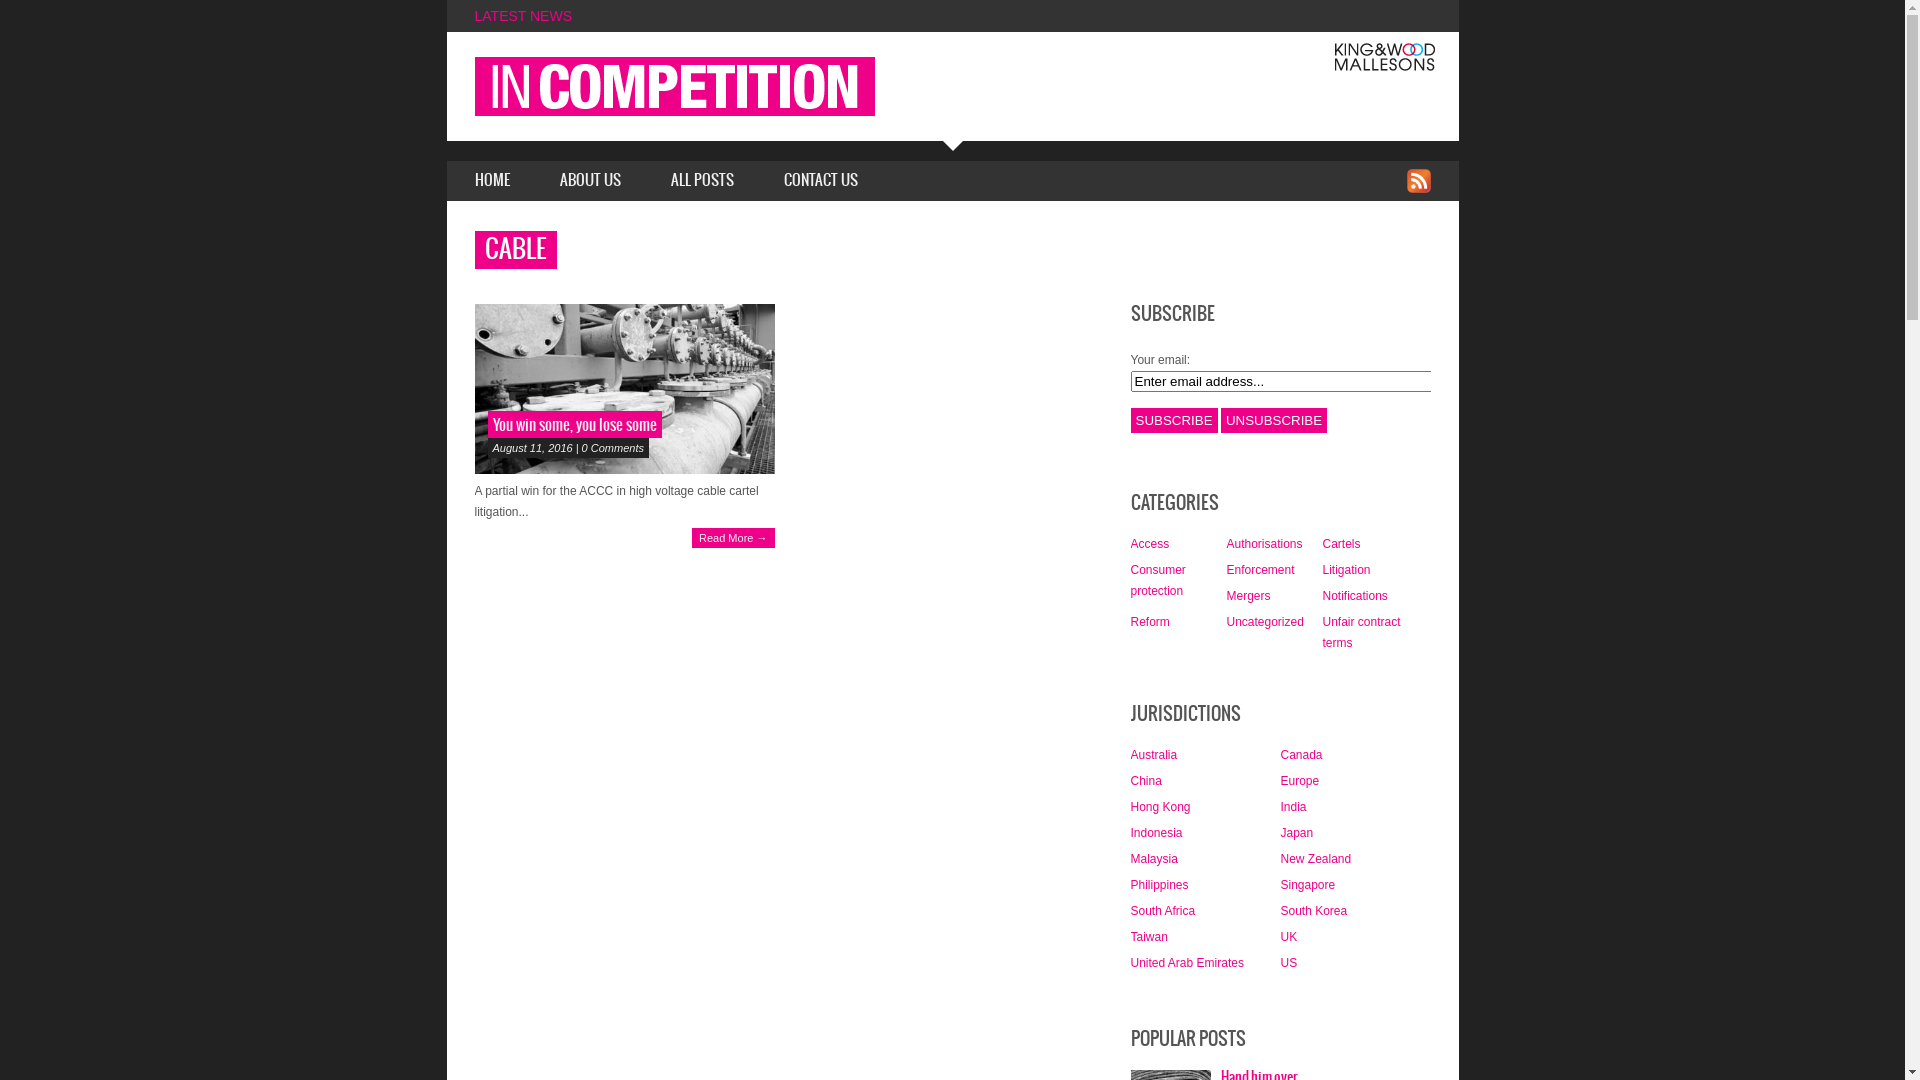 The height and width of the screenshot is (1080, 1920). Describe the element at coordinates (1153, 755) in the screenshot. I see `'Australia'` at that location.